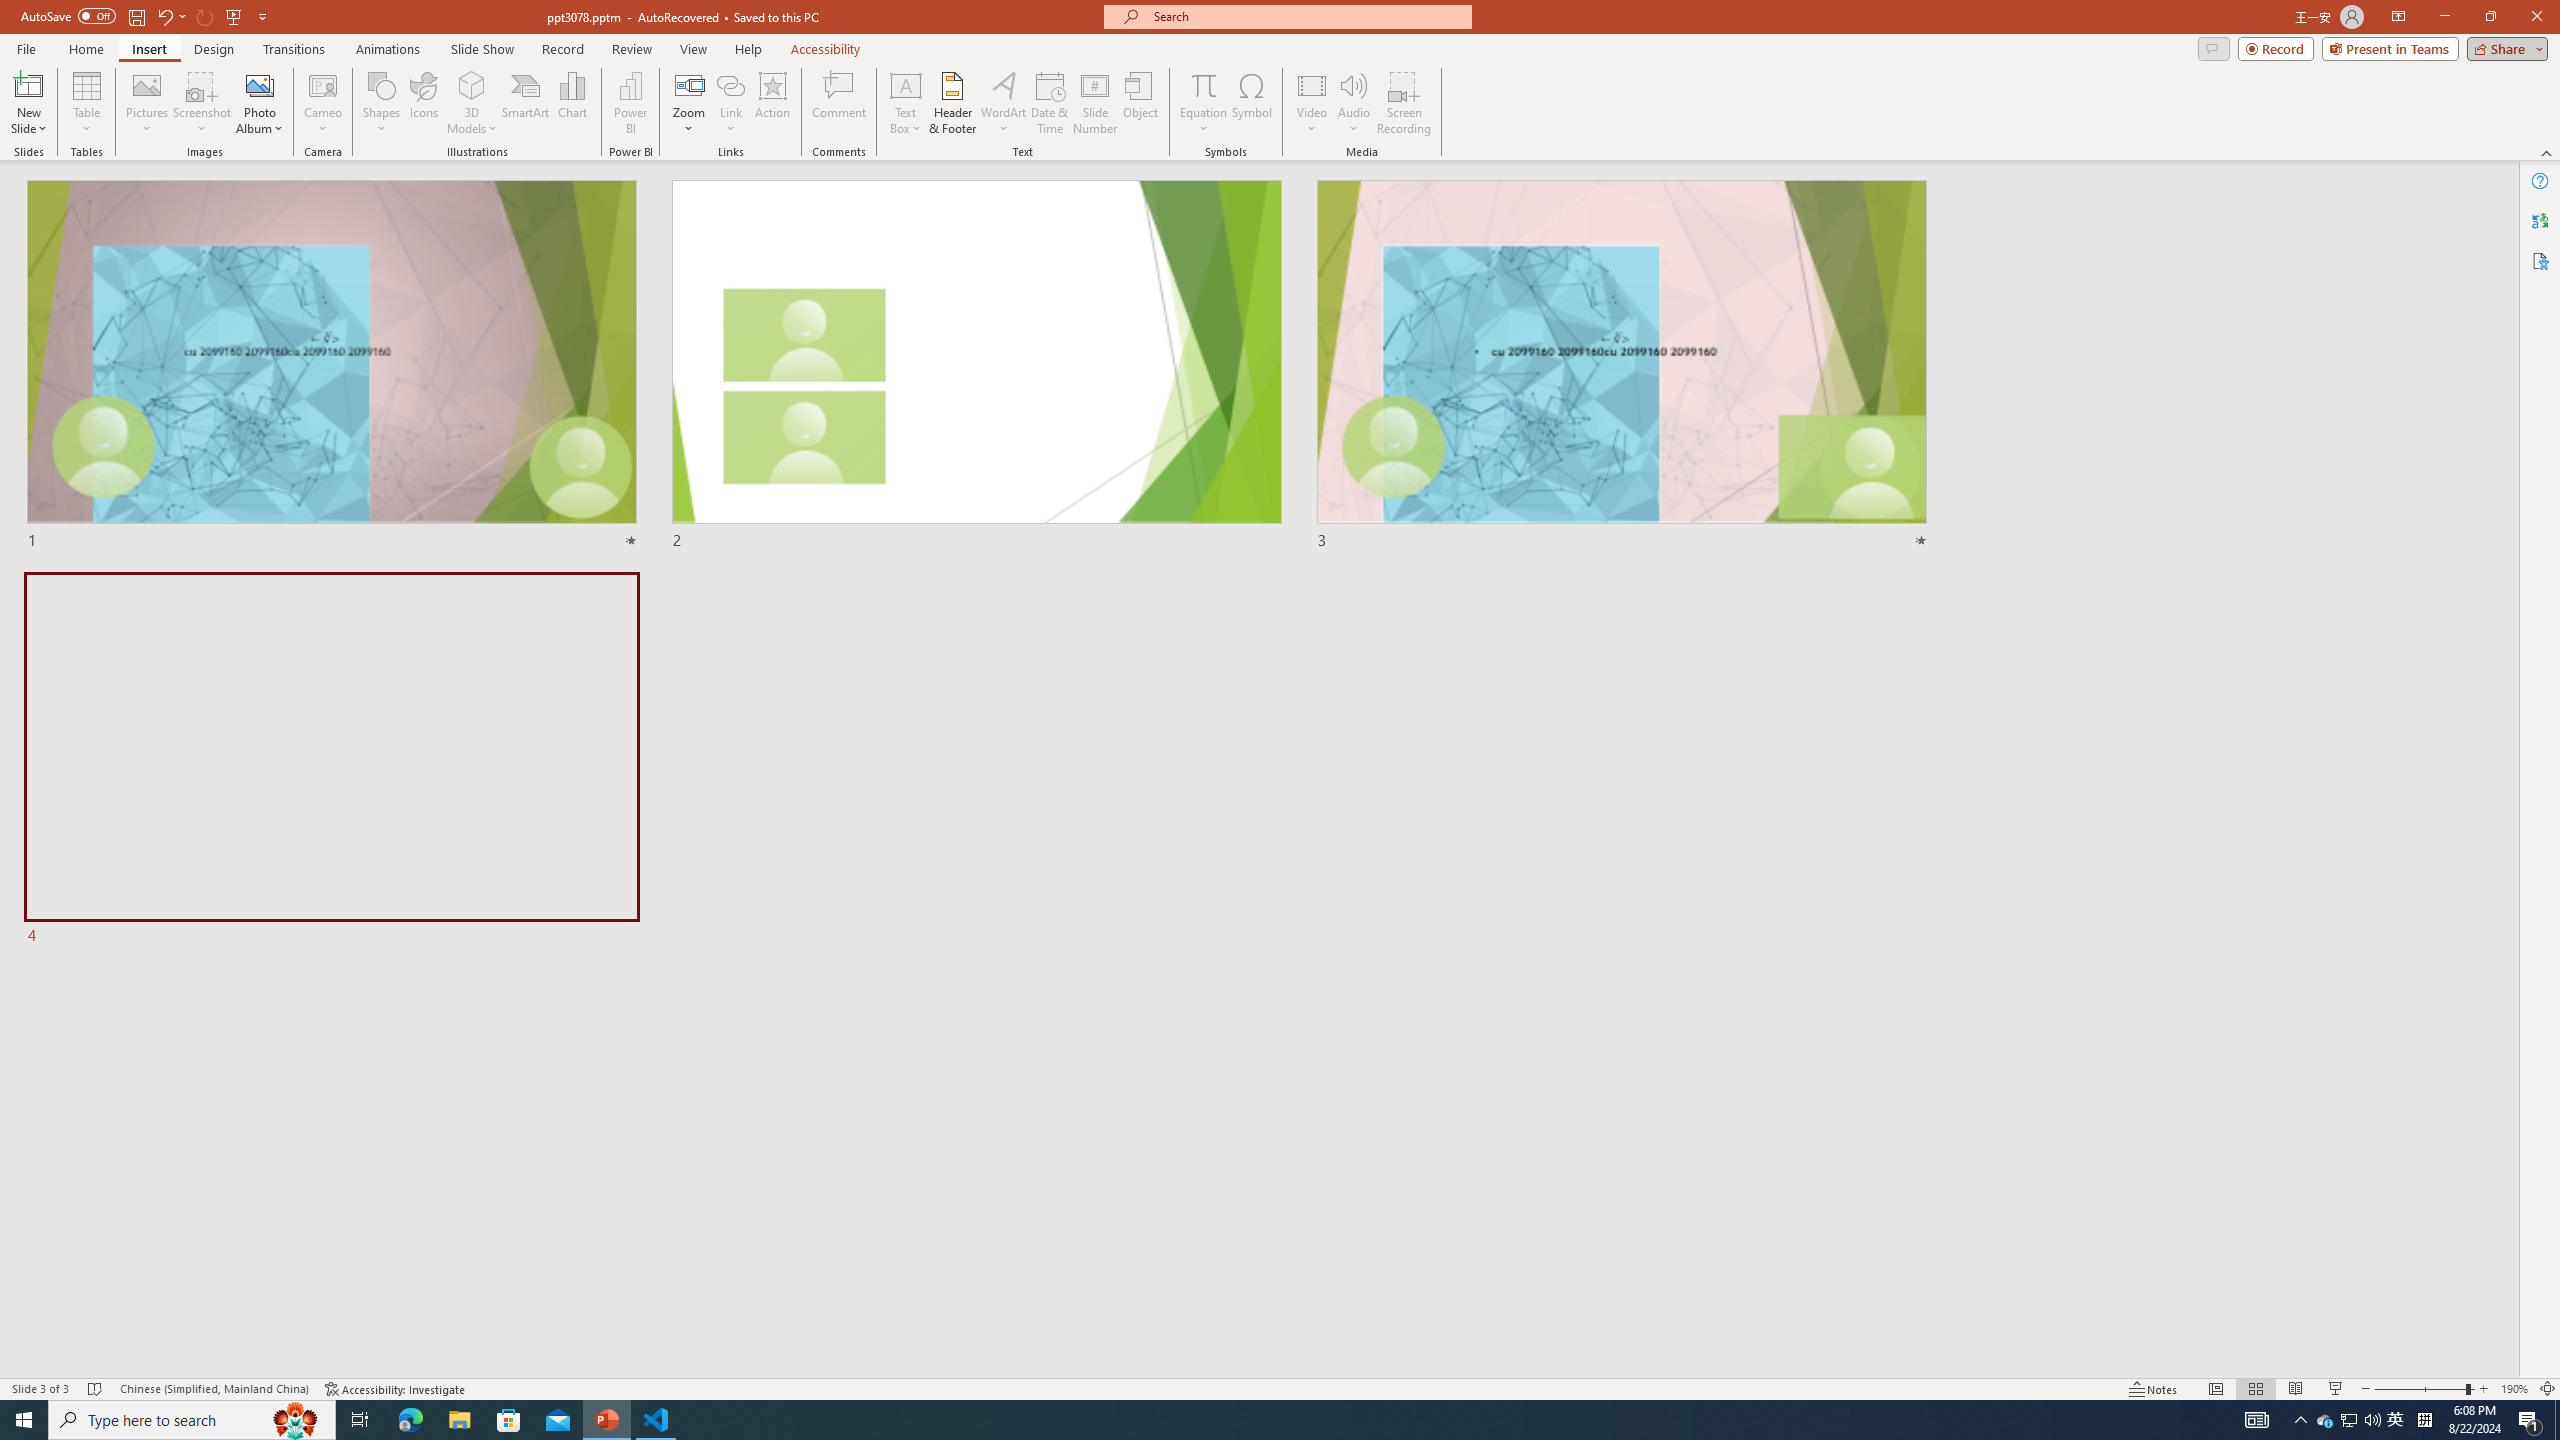  Describe the element at coordinates (1251, 103) in the screenshot. I see `'Symbol...'` at that location.